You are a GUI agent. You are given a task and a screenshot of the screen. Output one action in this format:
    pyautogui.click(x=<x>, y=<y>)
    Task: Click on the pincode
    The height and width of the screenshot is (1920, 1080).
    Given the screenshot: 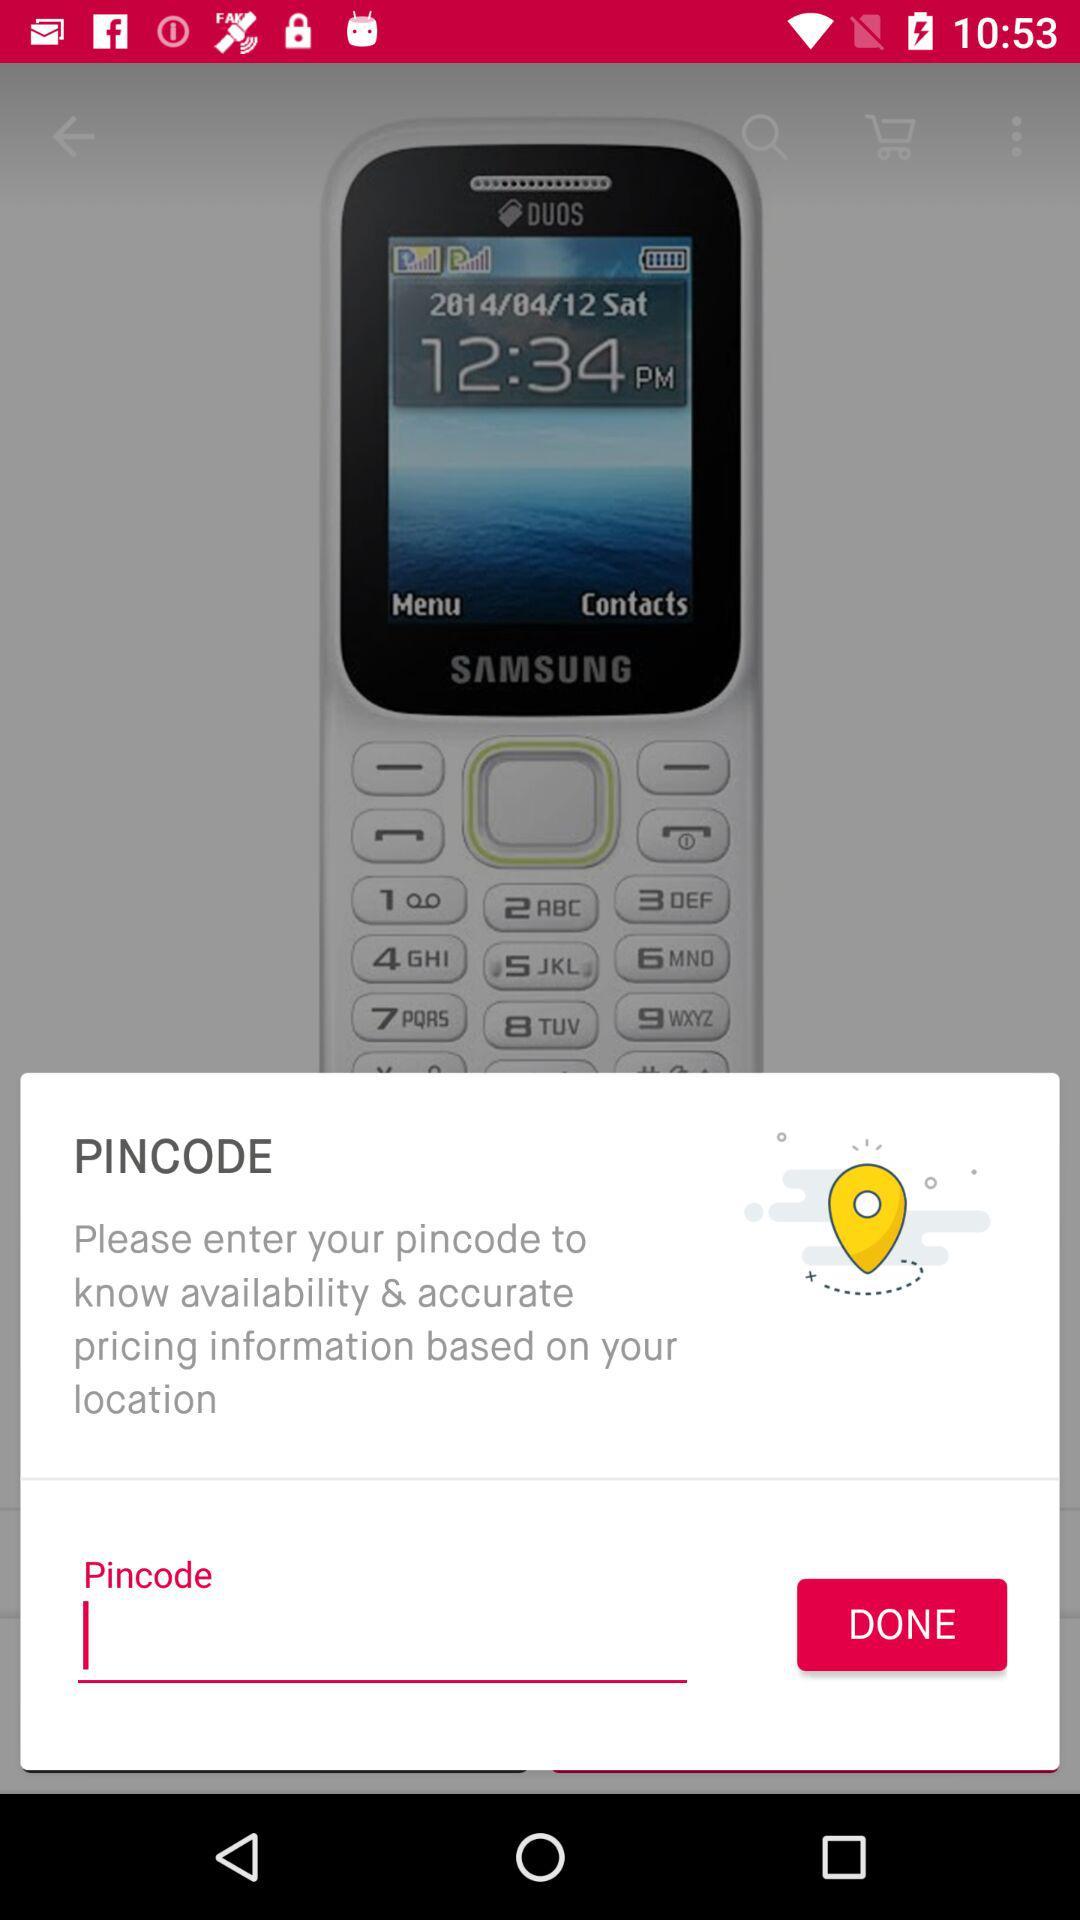 What is the action you would take?
    pyautogui.click(x=382, y=1642)
    